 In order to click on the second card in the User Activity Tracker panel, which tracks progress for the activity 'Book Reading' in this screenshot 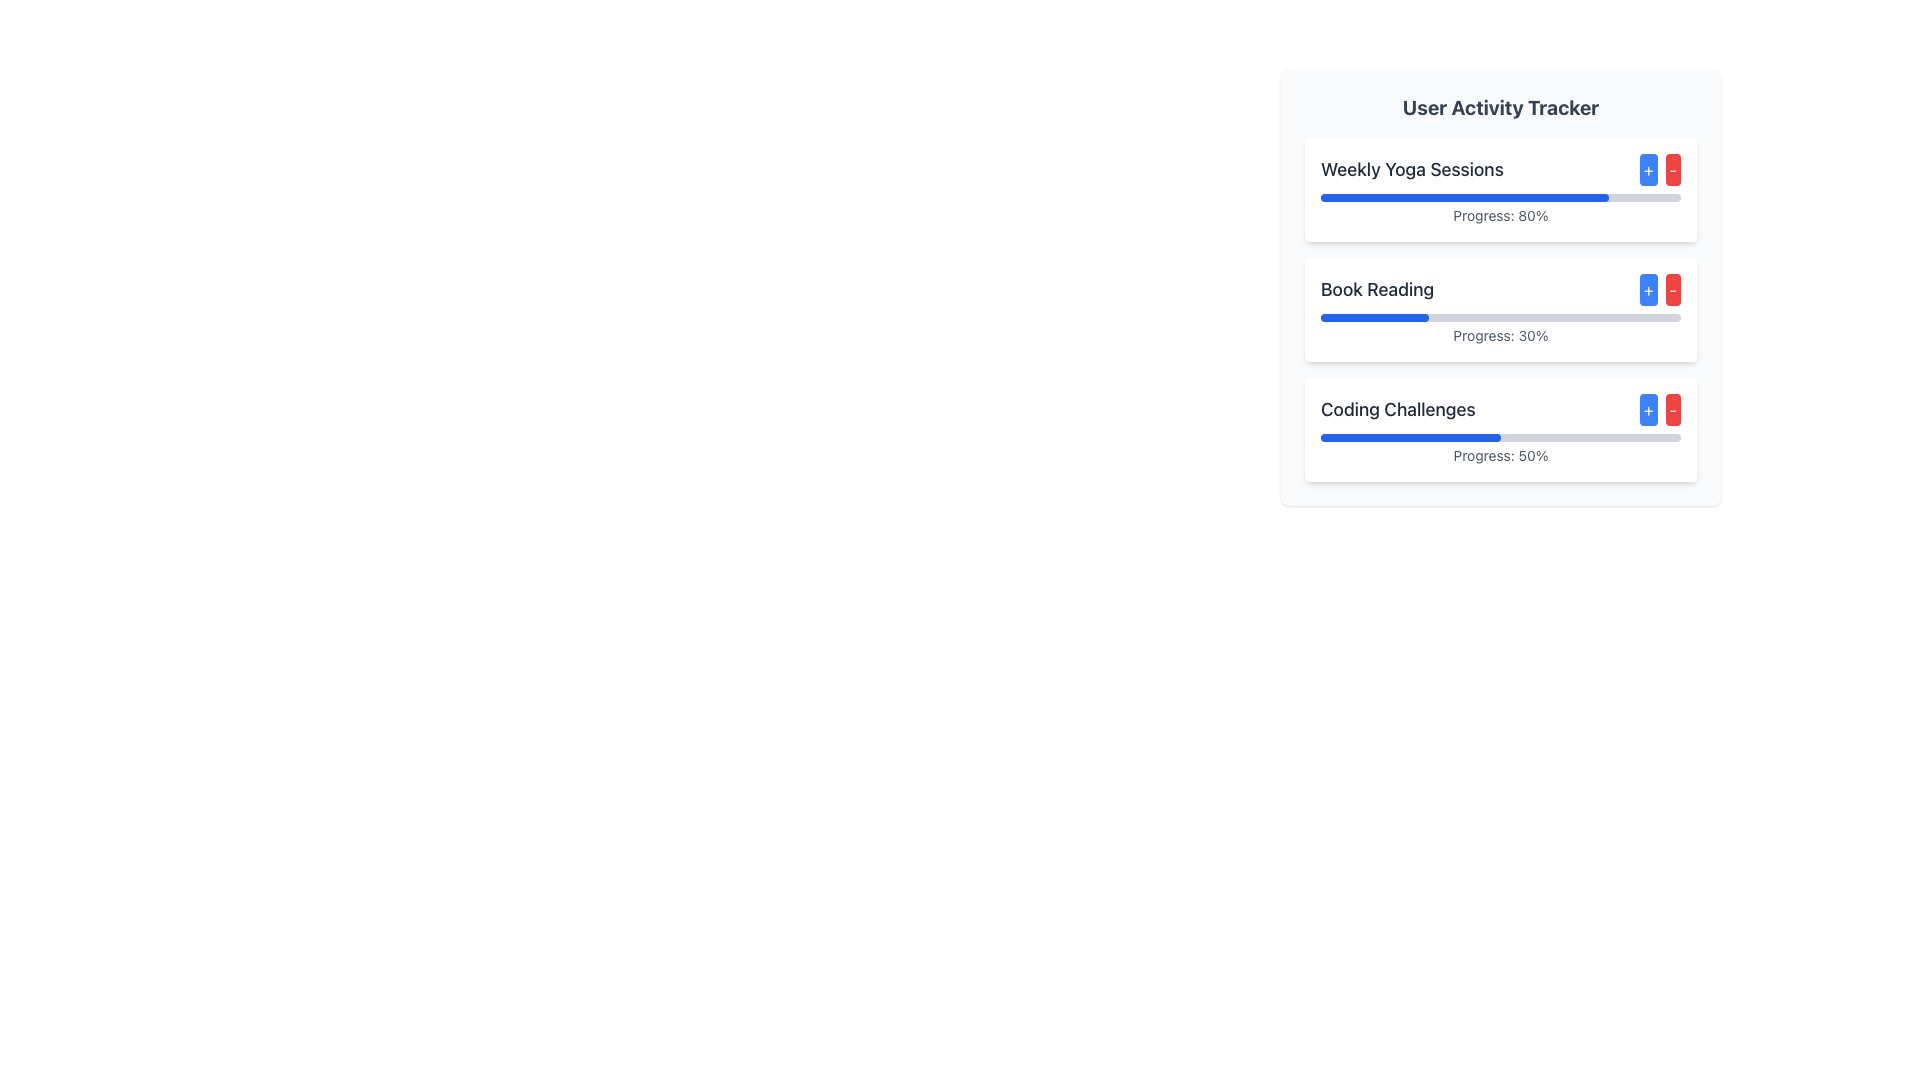, I will do `click(1501, 309)`.